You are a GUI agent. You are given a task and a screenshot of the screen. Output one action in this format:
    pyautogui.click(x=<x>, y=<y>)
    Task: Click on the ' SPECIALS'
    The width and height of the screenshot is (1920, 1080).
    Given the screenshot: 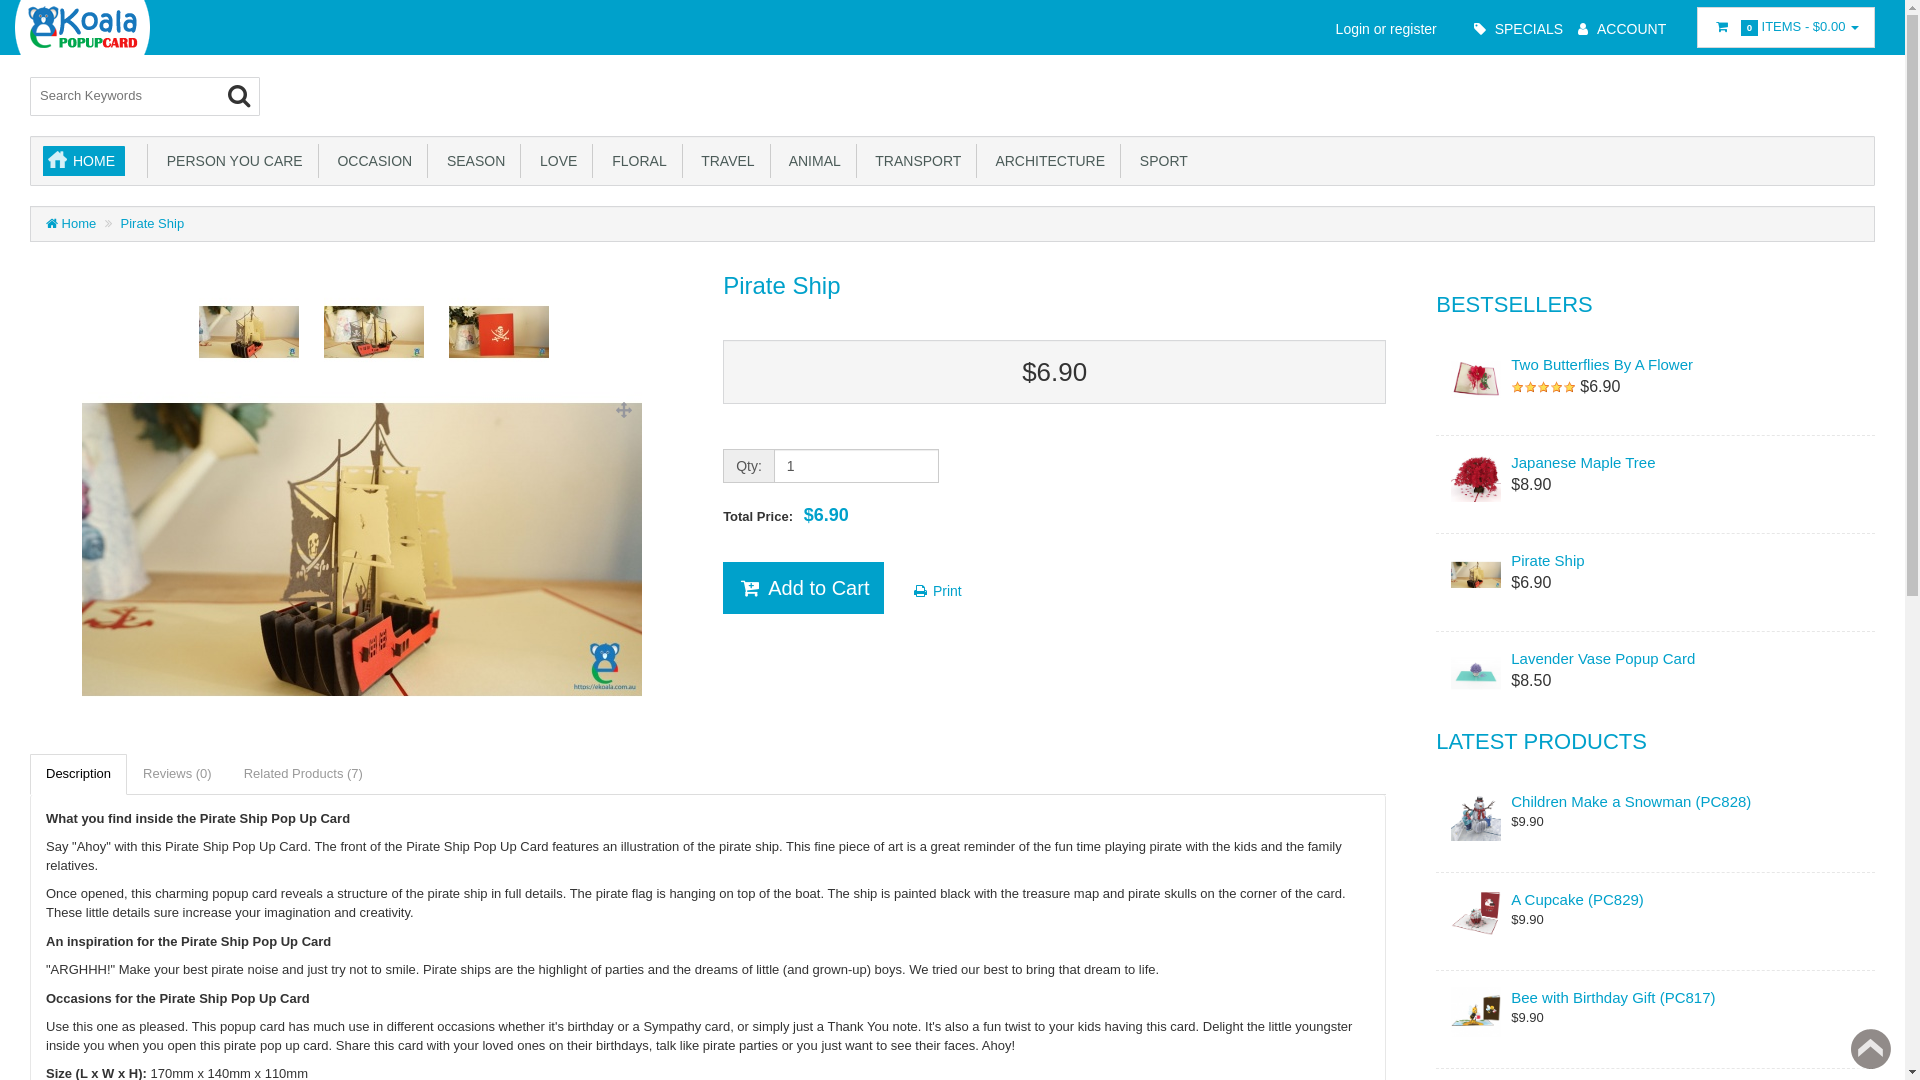 What is the action you would take?
    pyautogui.click(x=1516, y=29)
    